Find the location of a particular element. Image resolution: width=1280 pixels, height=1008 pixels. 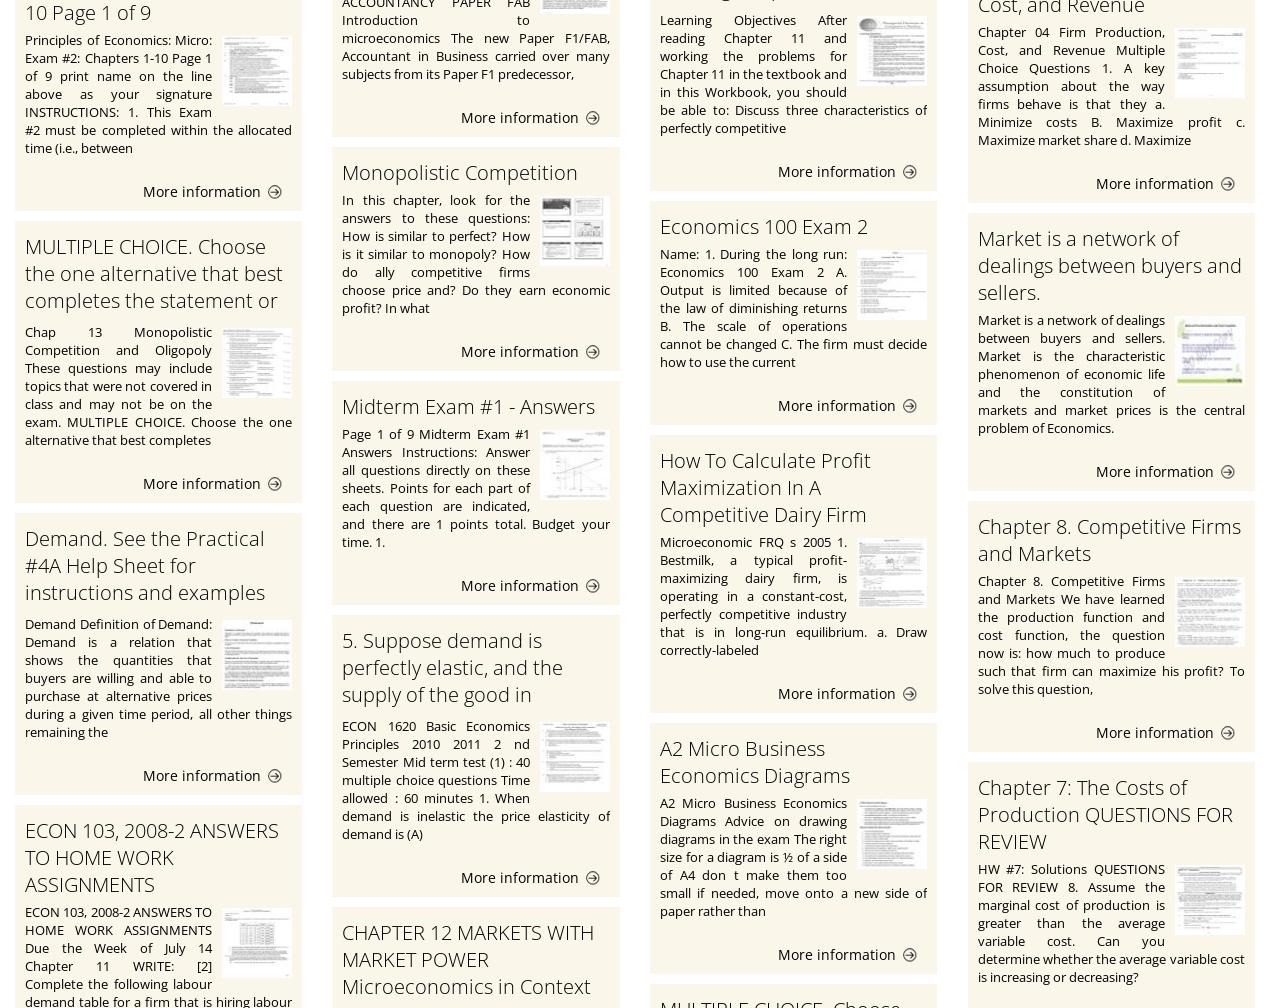

'Chapter 8. Competitive Firms and Markets We have learned the production function and cost function, the question now is: how much to produce such that firm can maximize his profit? To solve this question,' is located at coordinates (1110, 634).